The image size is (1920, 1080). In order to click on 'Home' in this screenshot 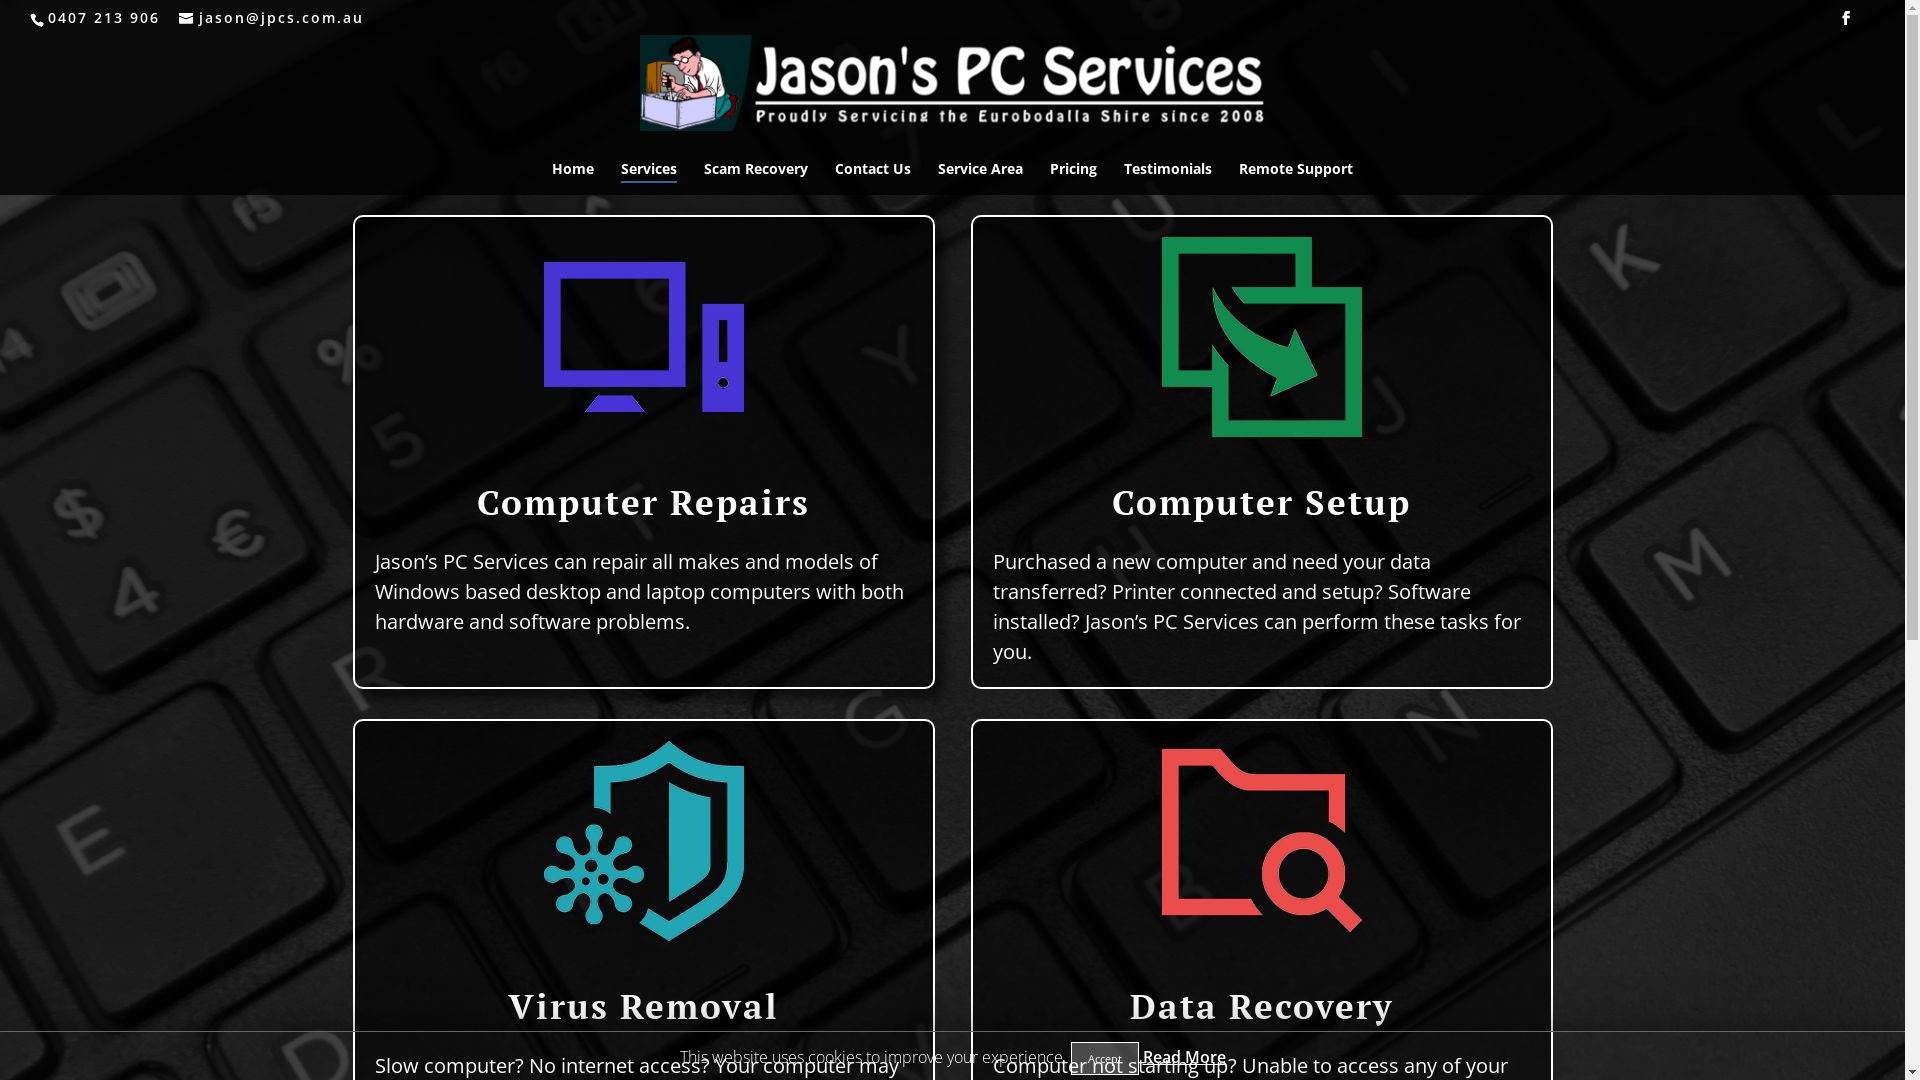, I will do `click(552, 176)`.